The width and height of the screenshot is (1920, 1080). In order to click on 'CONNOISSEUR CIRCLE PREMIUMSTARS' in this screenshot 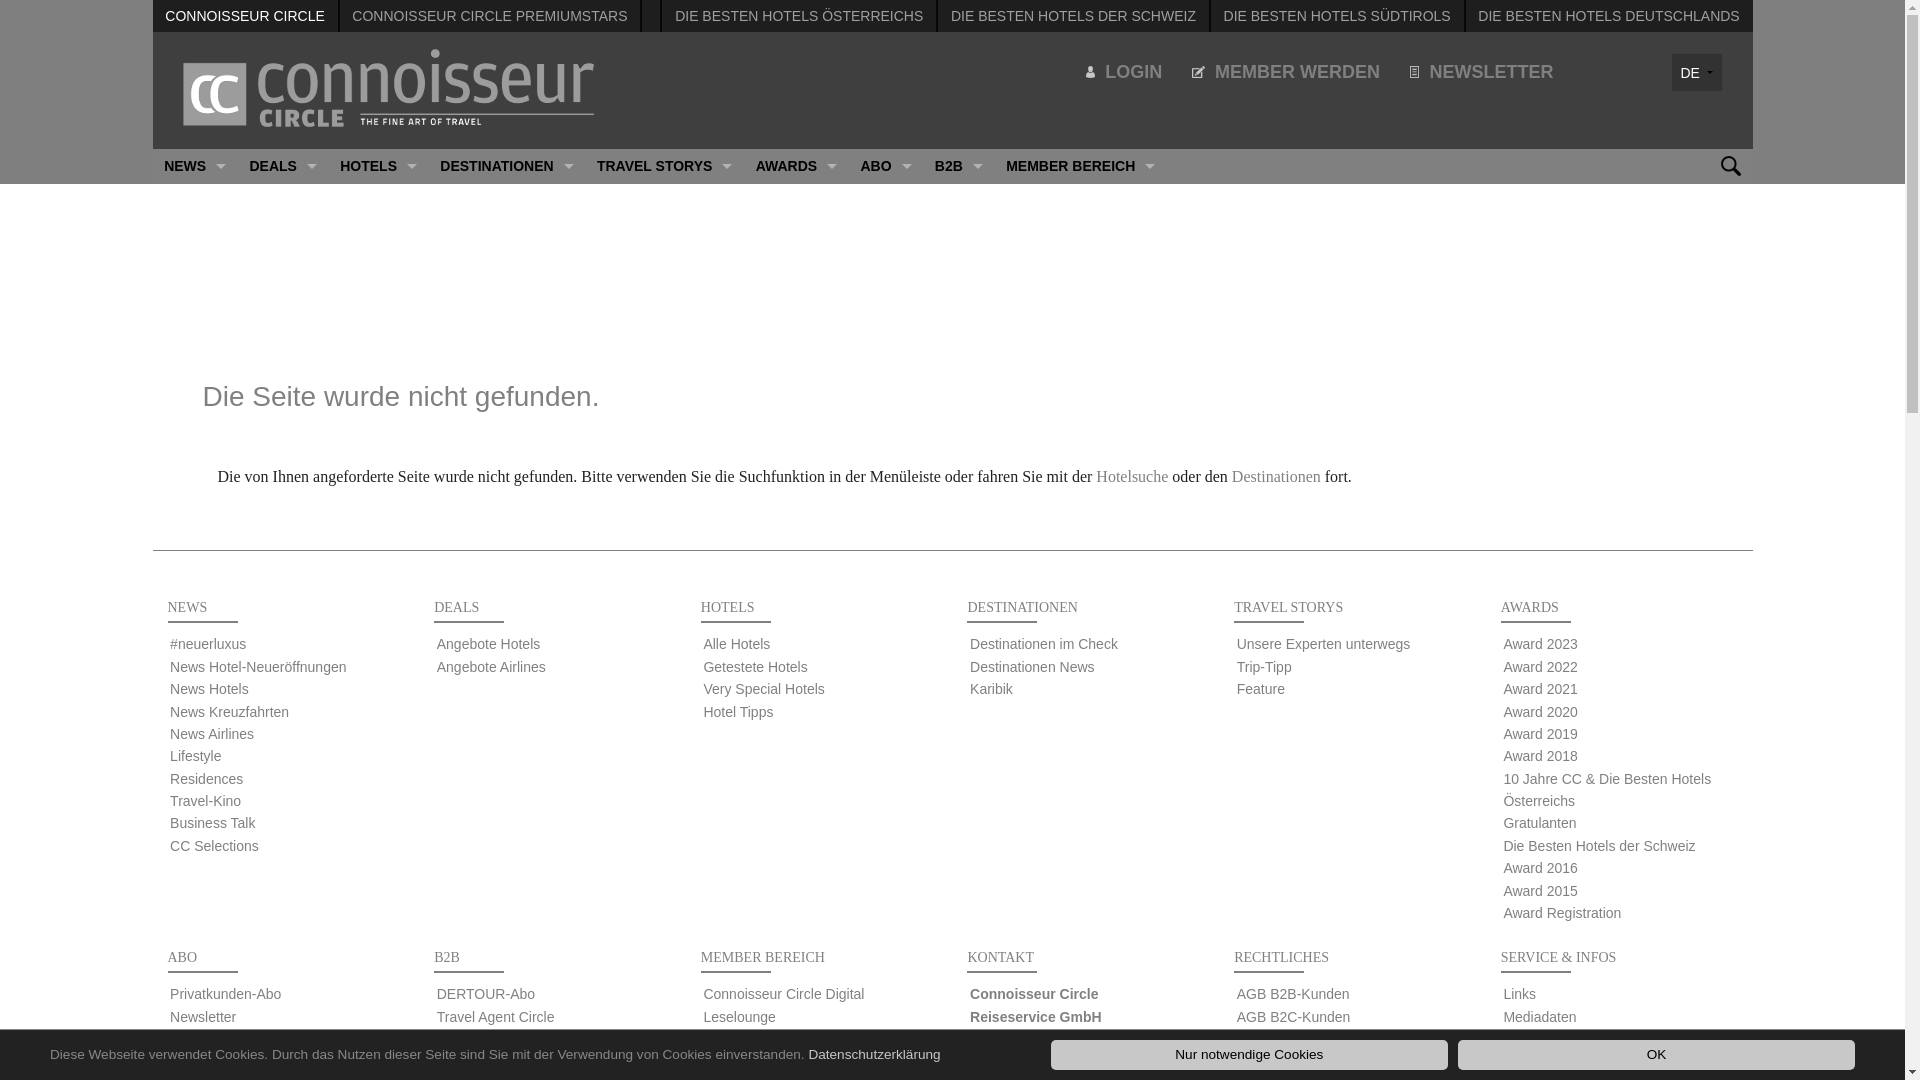, I will do `click(489, 15)`.